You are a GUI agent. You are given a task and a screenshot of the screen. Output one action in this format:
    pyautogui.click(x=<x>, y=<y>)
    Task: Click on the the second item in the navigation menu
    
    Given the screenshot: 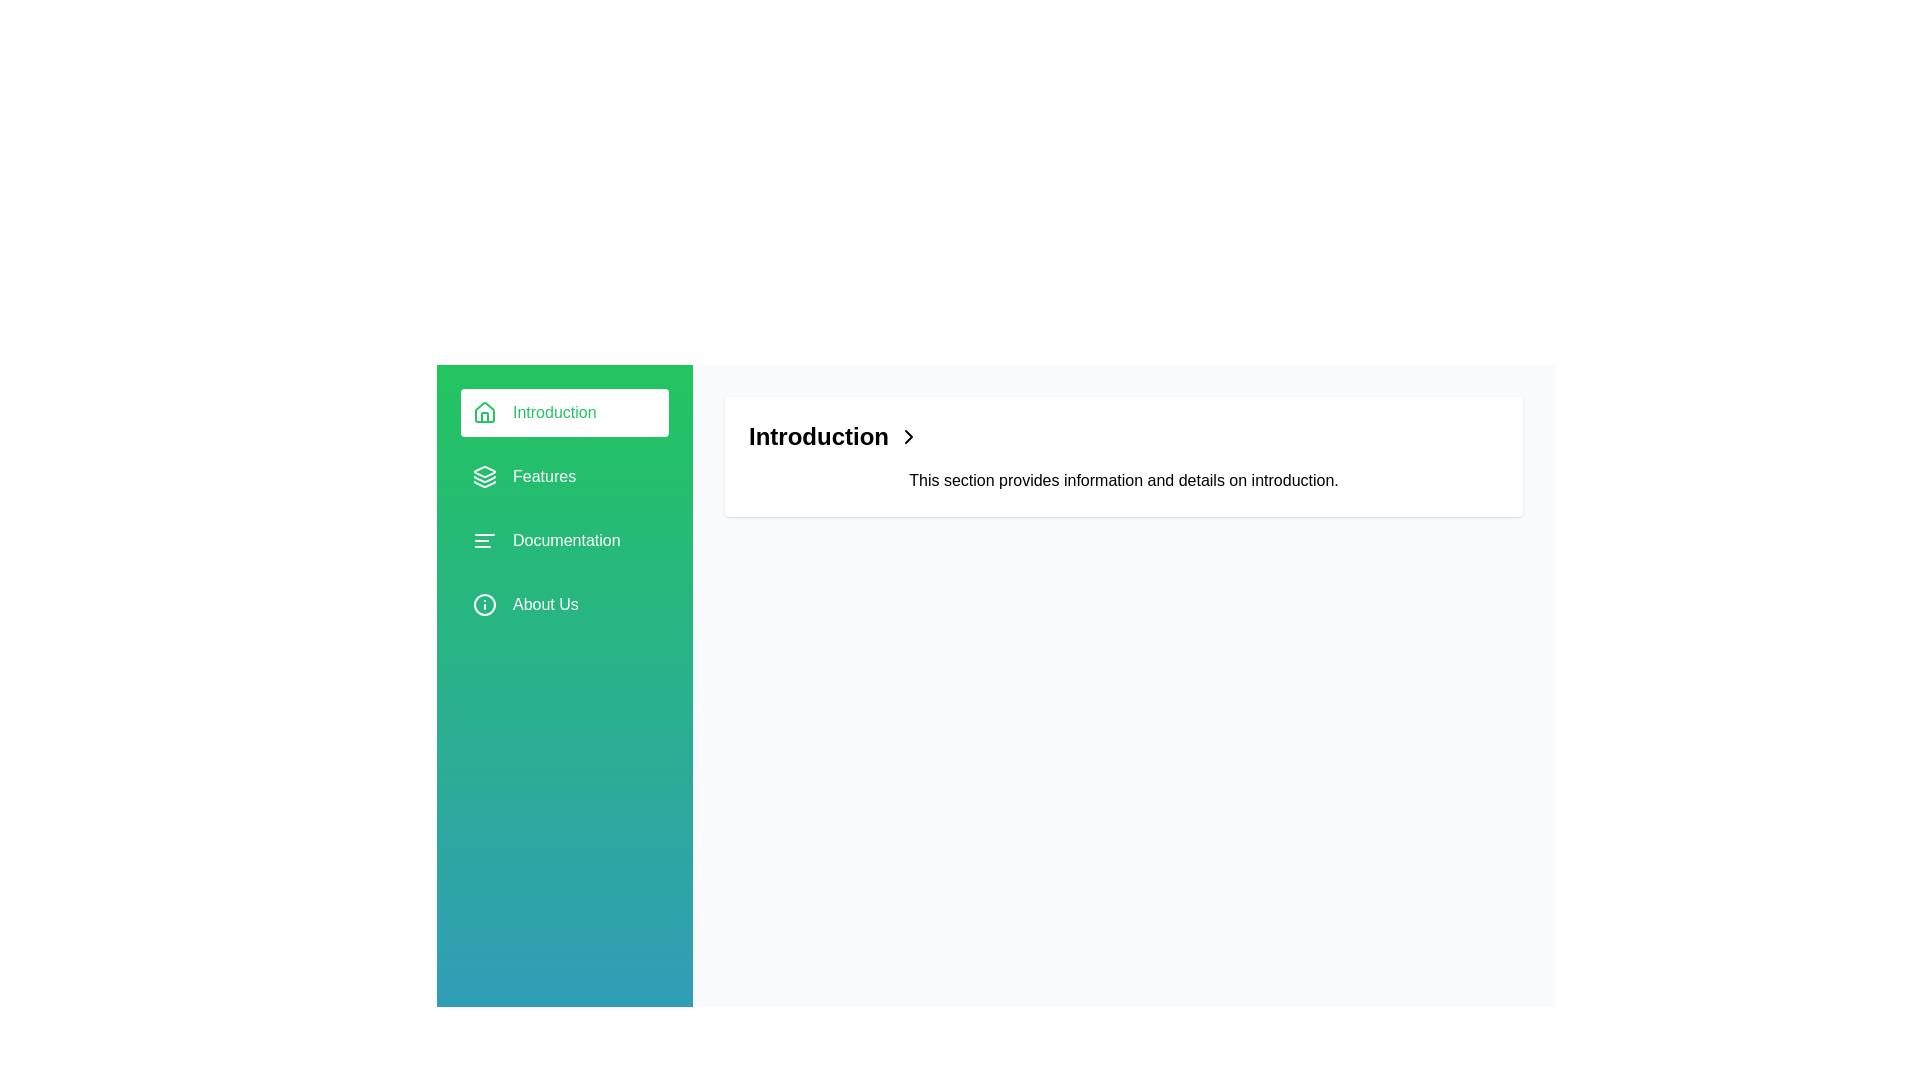 What is the action you would take?
    pyautogui.click(x=564, y=477)
    